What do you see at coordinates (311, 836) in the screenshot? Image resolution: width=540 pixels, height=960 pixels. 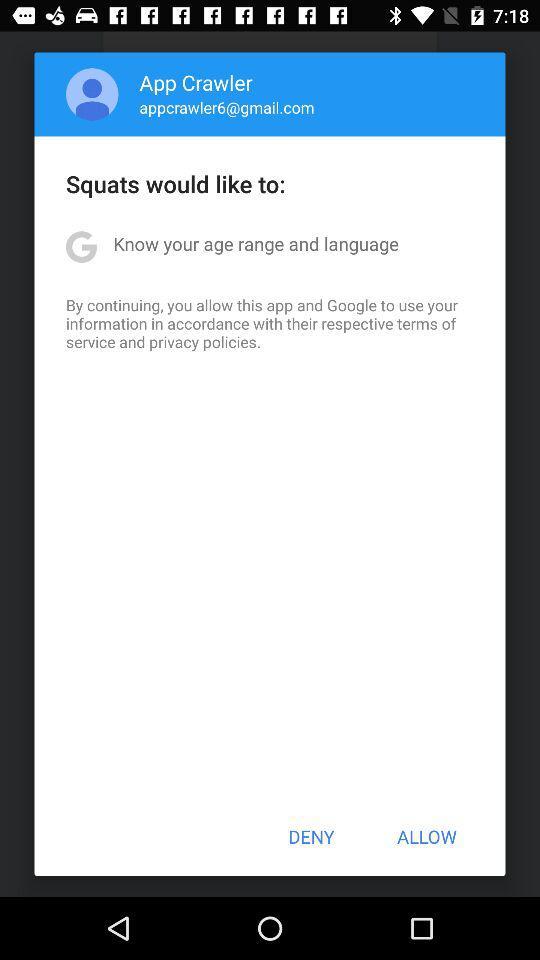 I see `the icon at the bottom` at bounding box center [311, 836].